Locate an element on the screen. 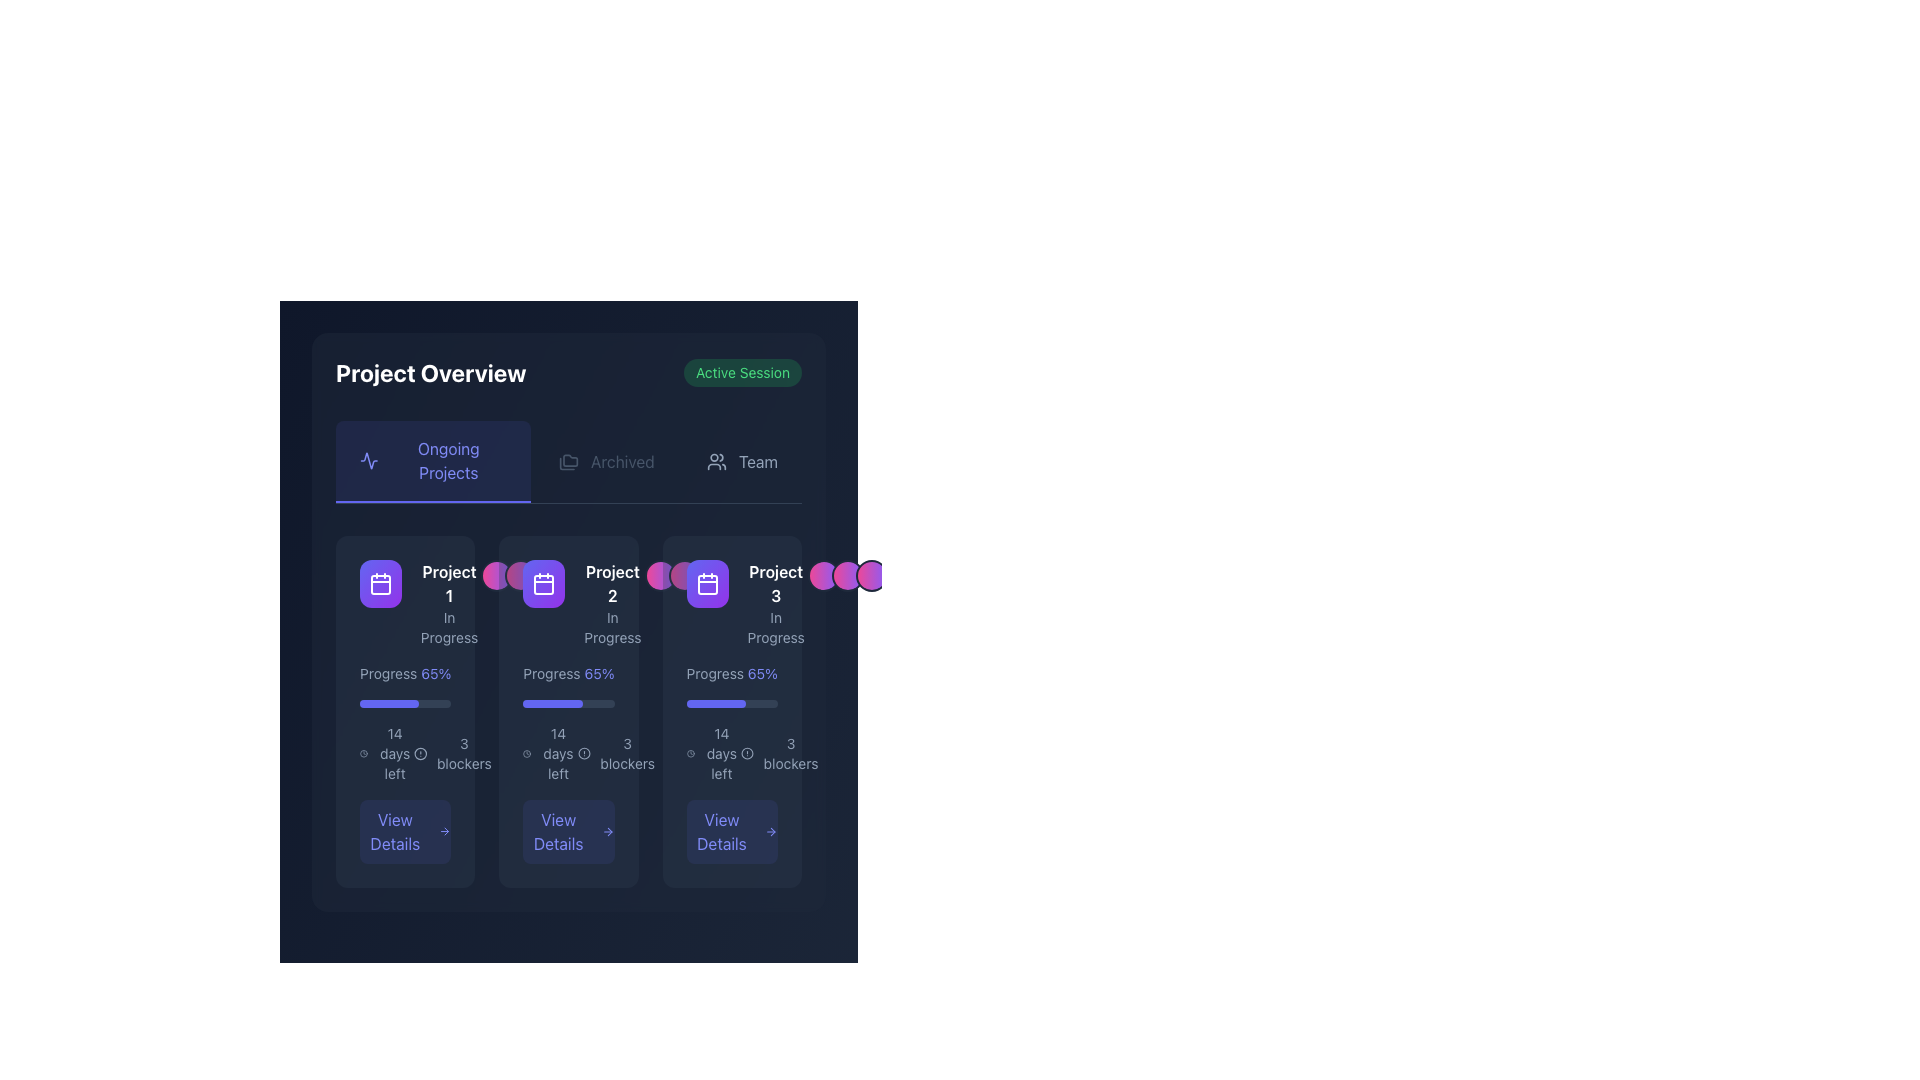 This screenshot has width=1920, height=1080. the text label indicating a section or category for ongoing projects, located in the upper-left quadrant of the interface layout is located at coordinates (447, 461).